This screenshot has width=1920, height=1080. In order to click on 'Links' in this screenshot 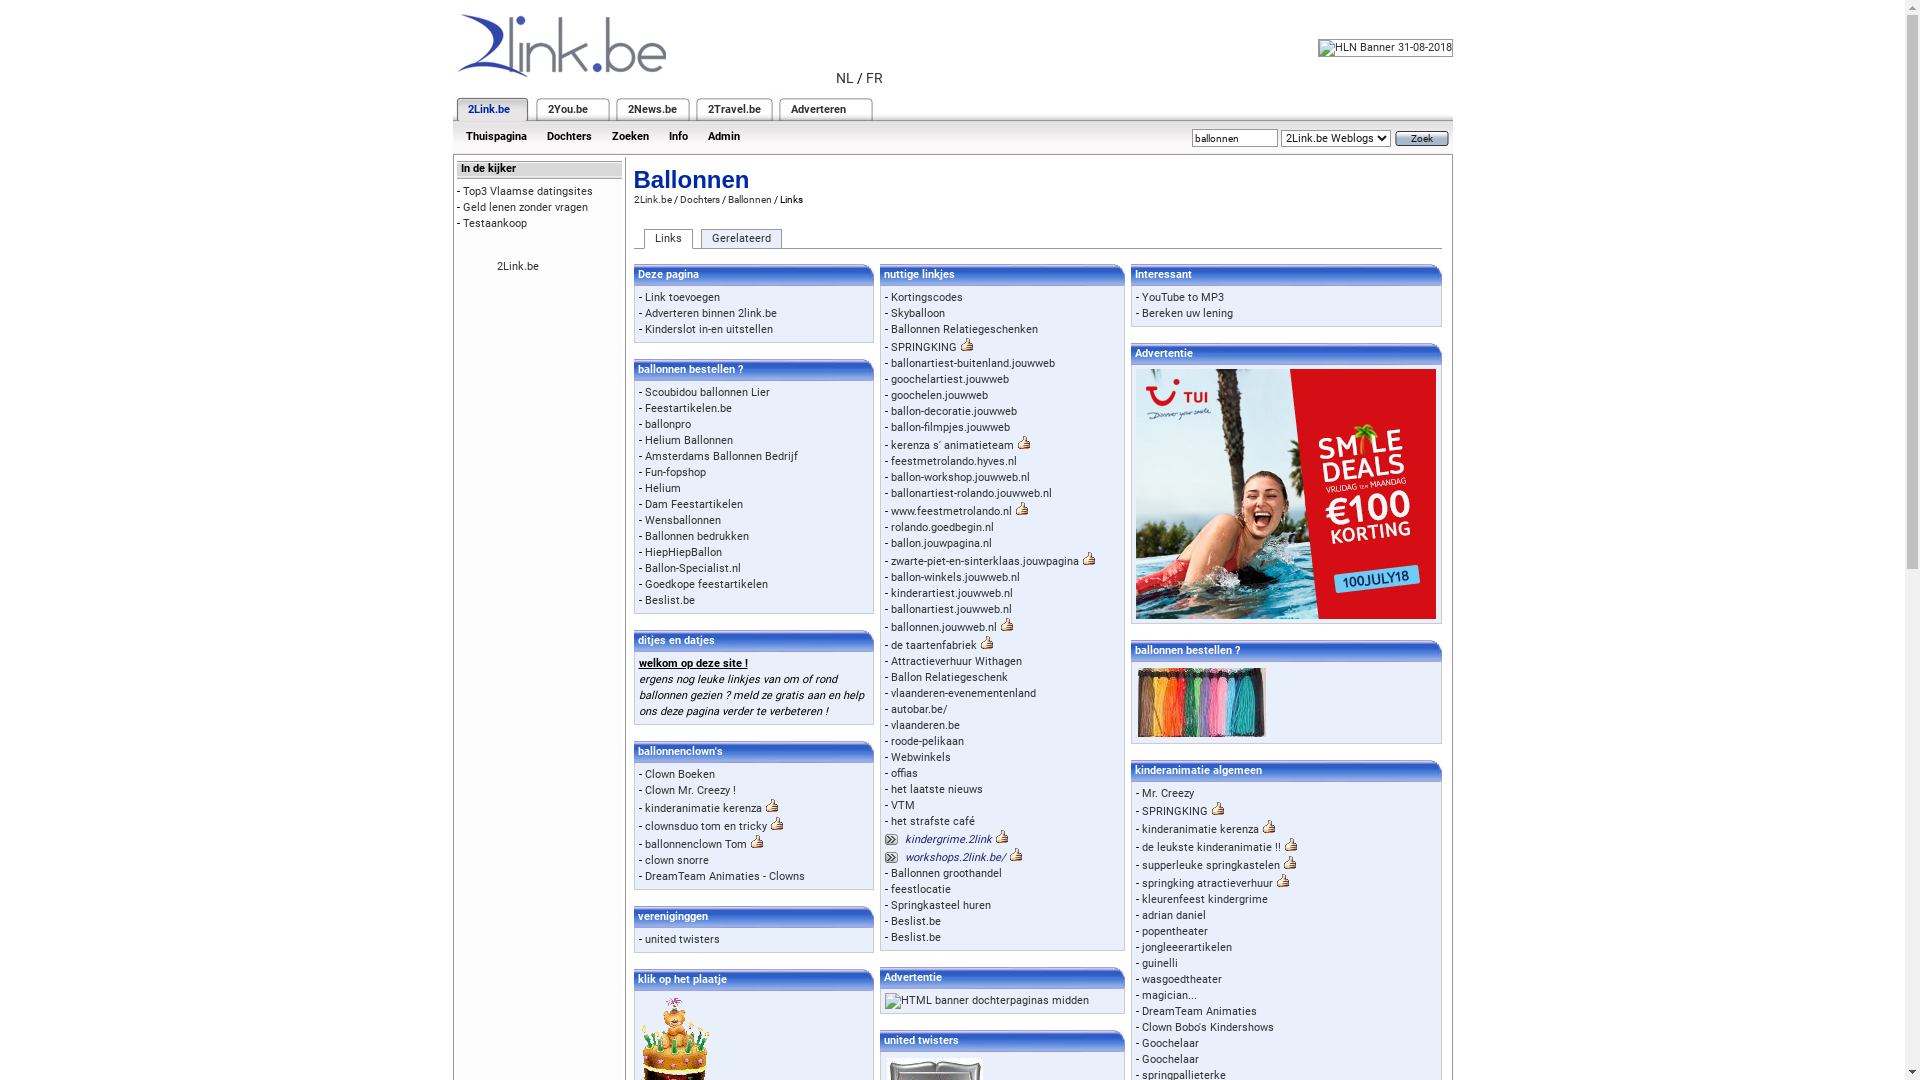, I will do `click(668, 238)`.